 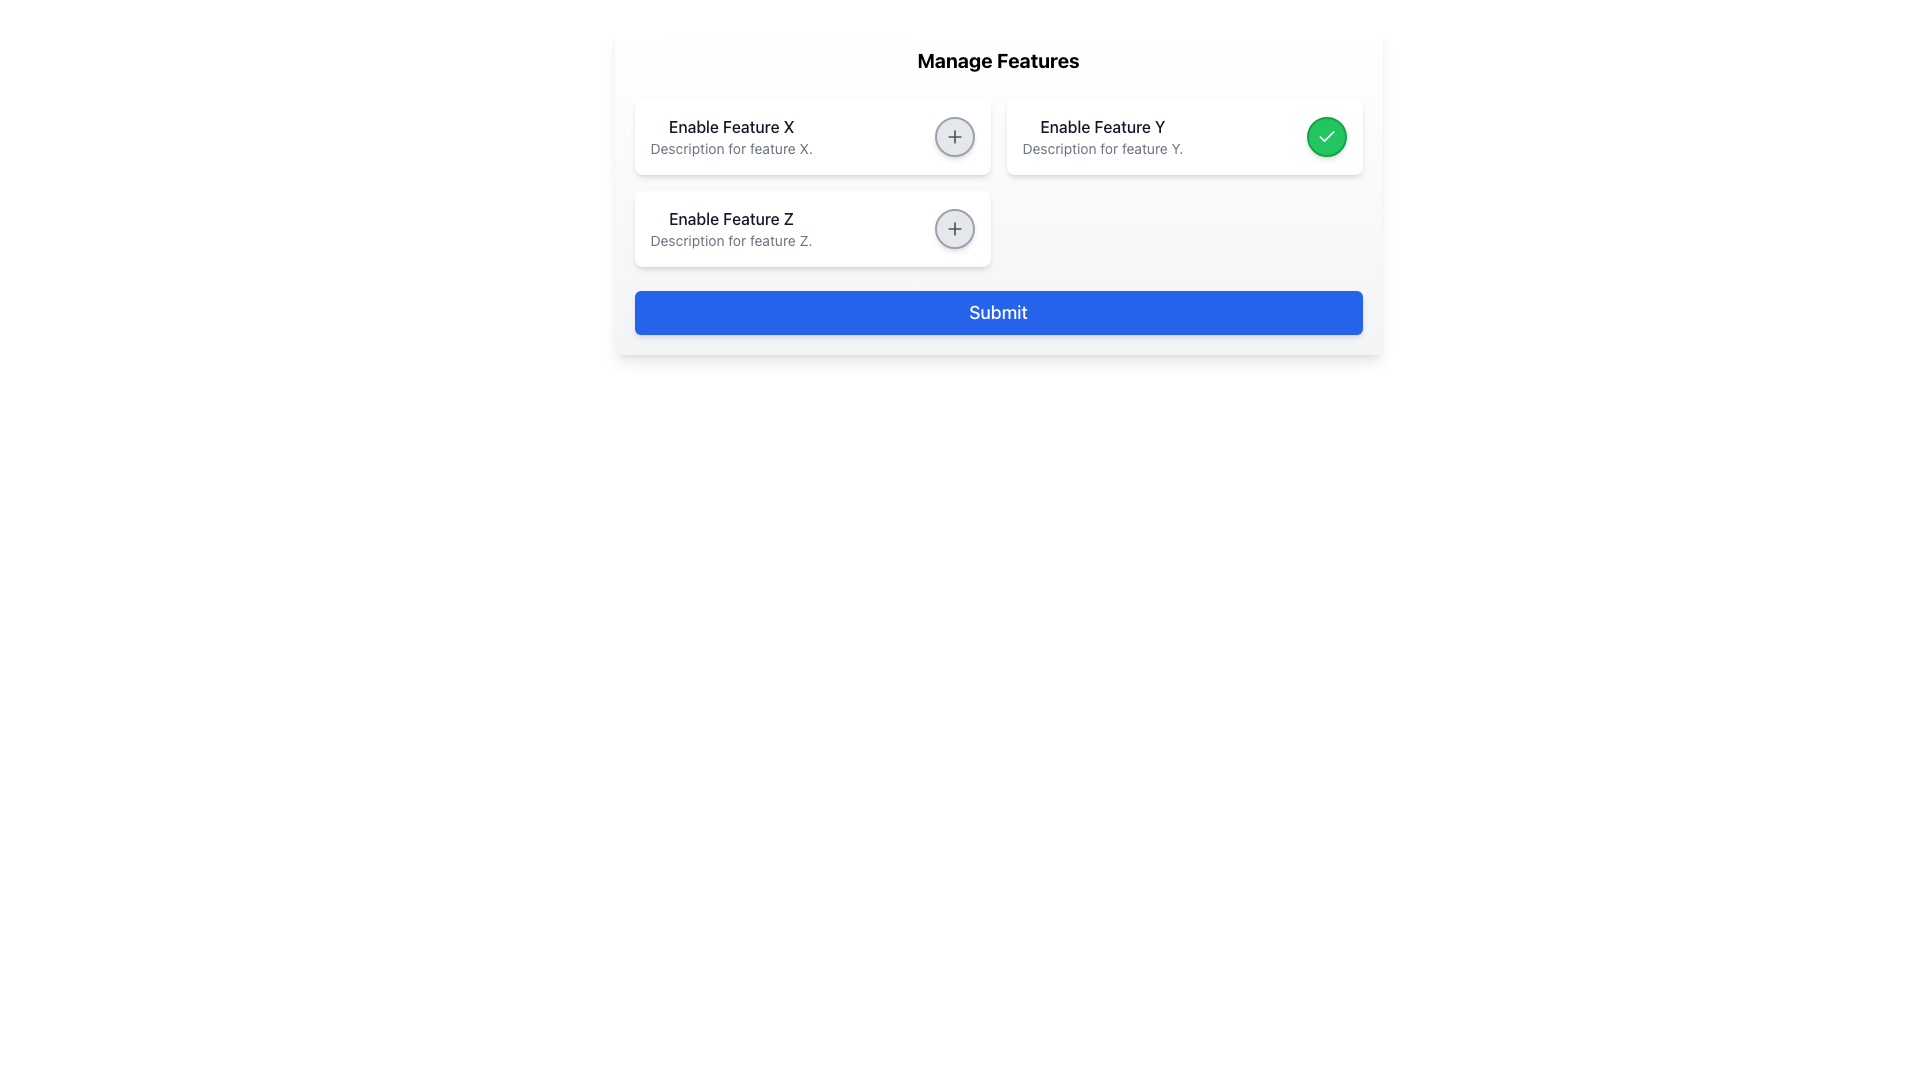 I want to click on the circular button with a gray background and a plus icon, located at the bottom-right corner of the 'Enable Feature Z' card to observe potential hover effects, so click(x=953, y=227).